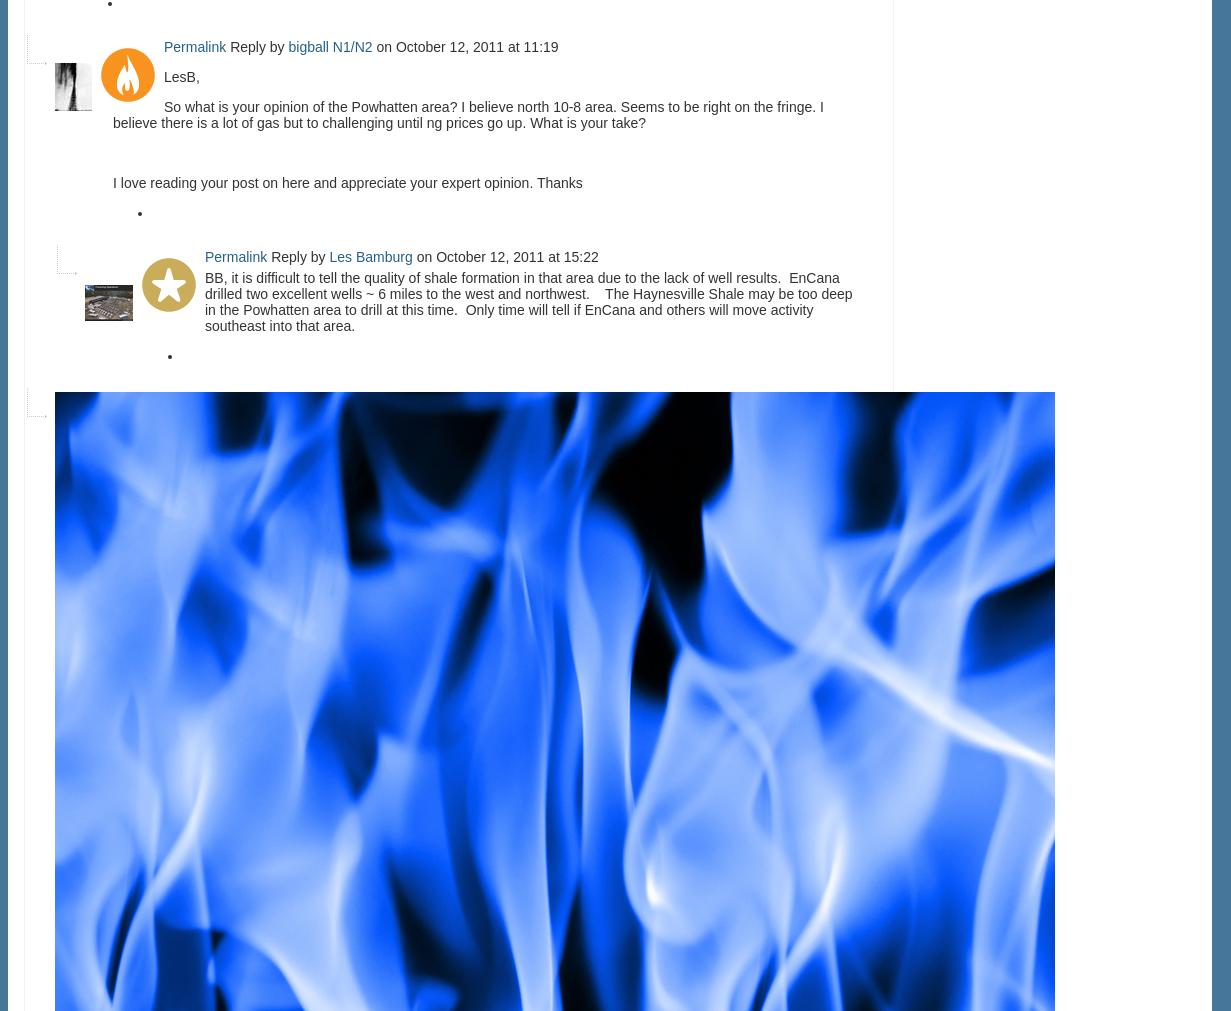 The width and height of the screenshot is (1231, 1011). I want to click on 'So what is your opinion of the Powhatten area? I believe north 10-8 area. Seems to be right on the fringe. I believe there is a lot of gas but to challenging until ng prices go up. What is your take?', so click(468, 113).